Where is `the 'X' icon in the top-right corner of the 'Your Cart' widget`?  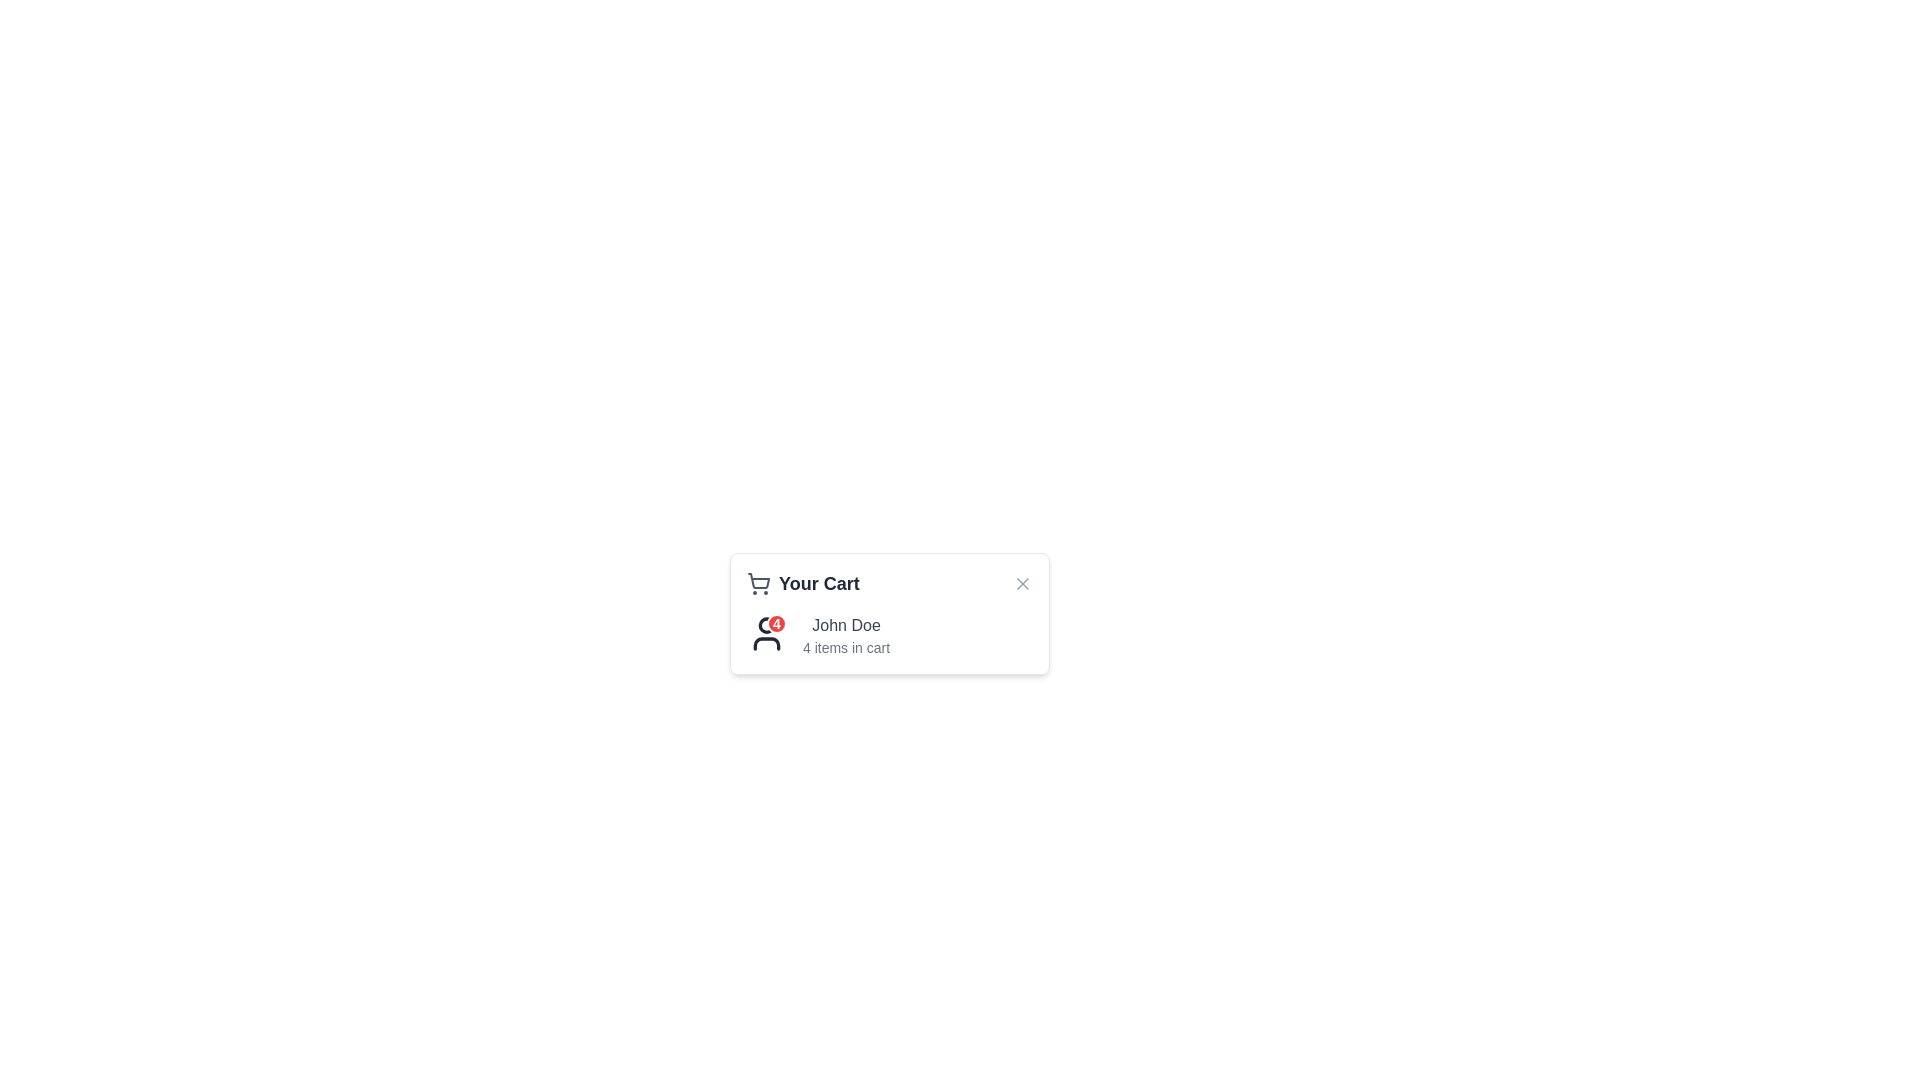 the 'X' icon in the top-right corner of the 'Your Cart' widget is located at coordinates (1022, 583).